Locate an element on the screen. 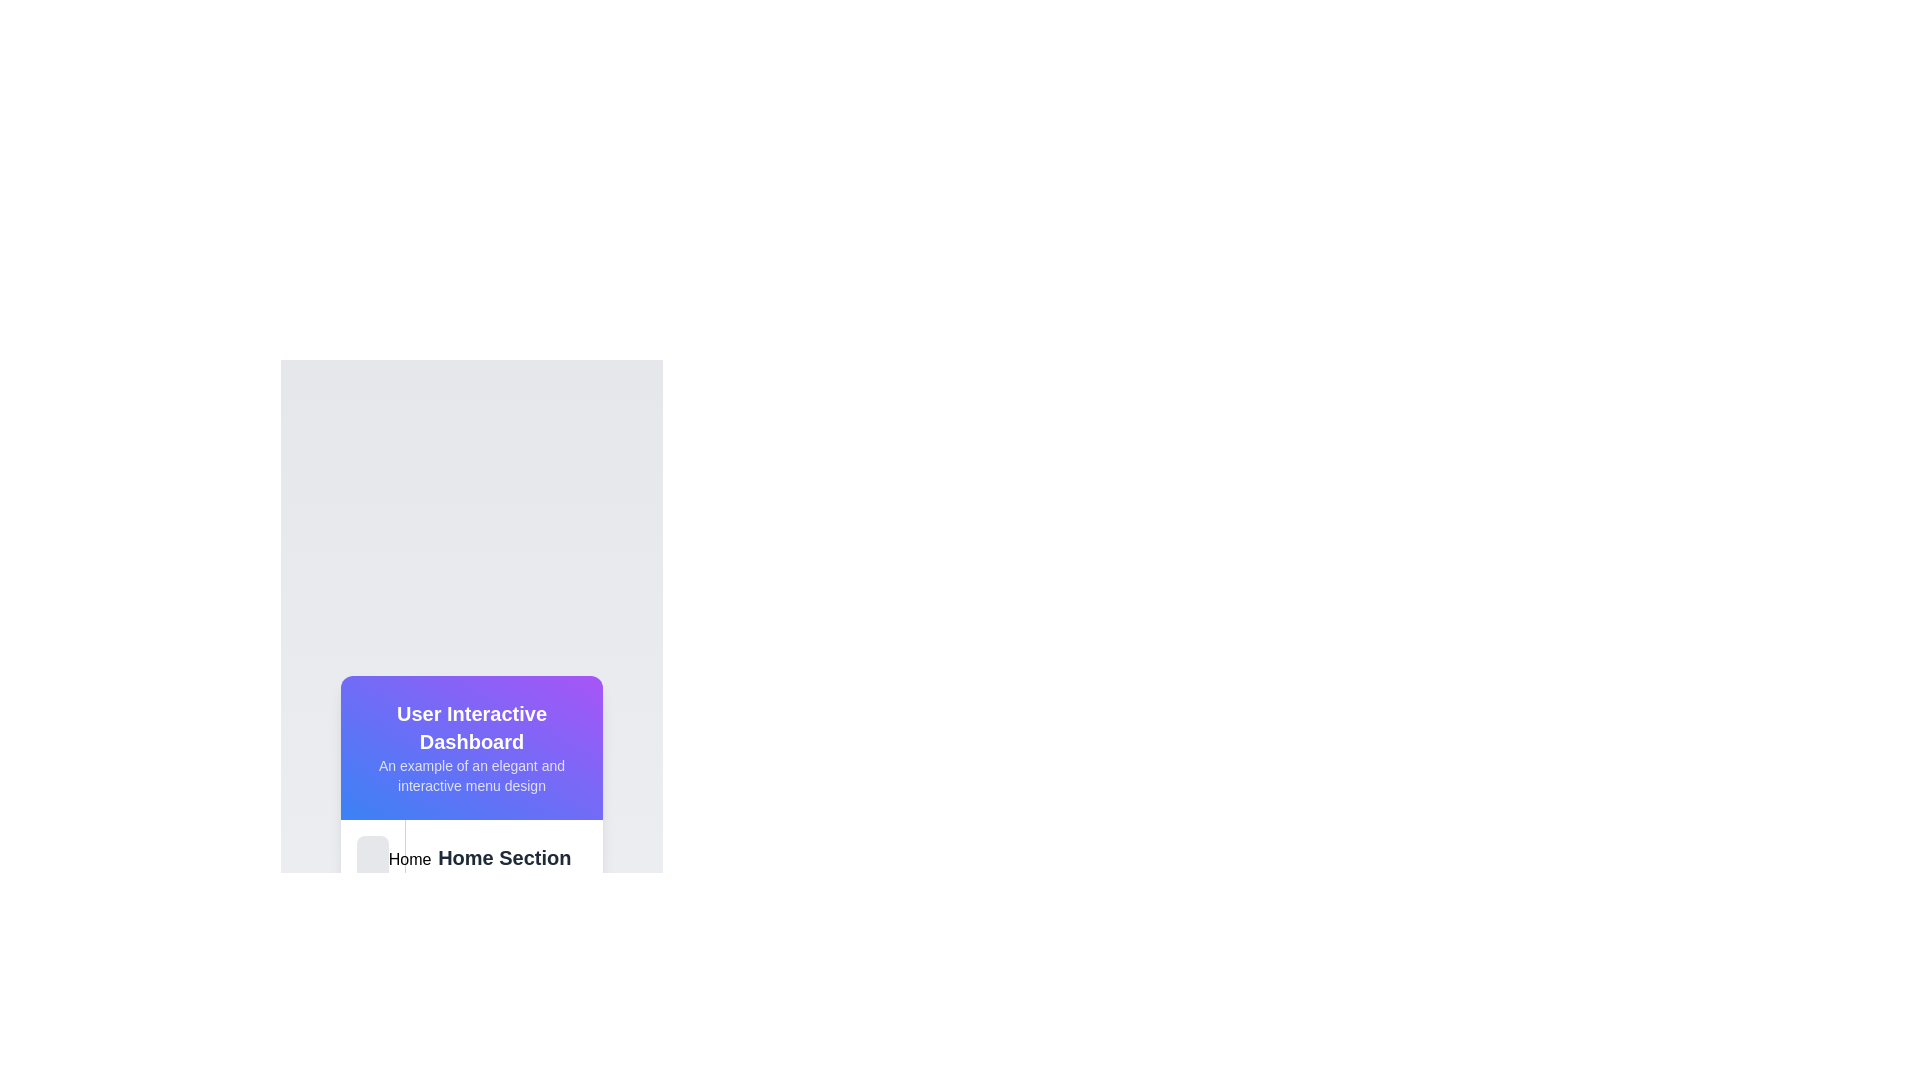 This screenshot has height=1080, width=1920. the text block containing the message 'An example of an elegant and interactive menu design' to copy it is located at coordinates (470, 774).